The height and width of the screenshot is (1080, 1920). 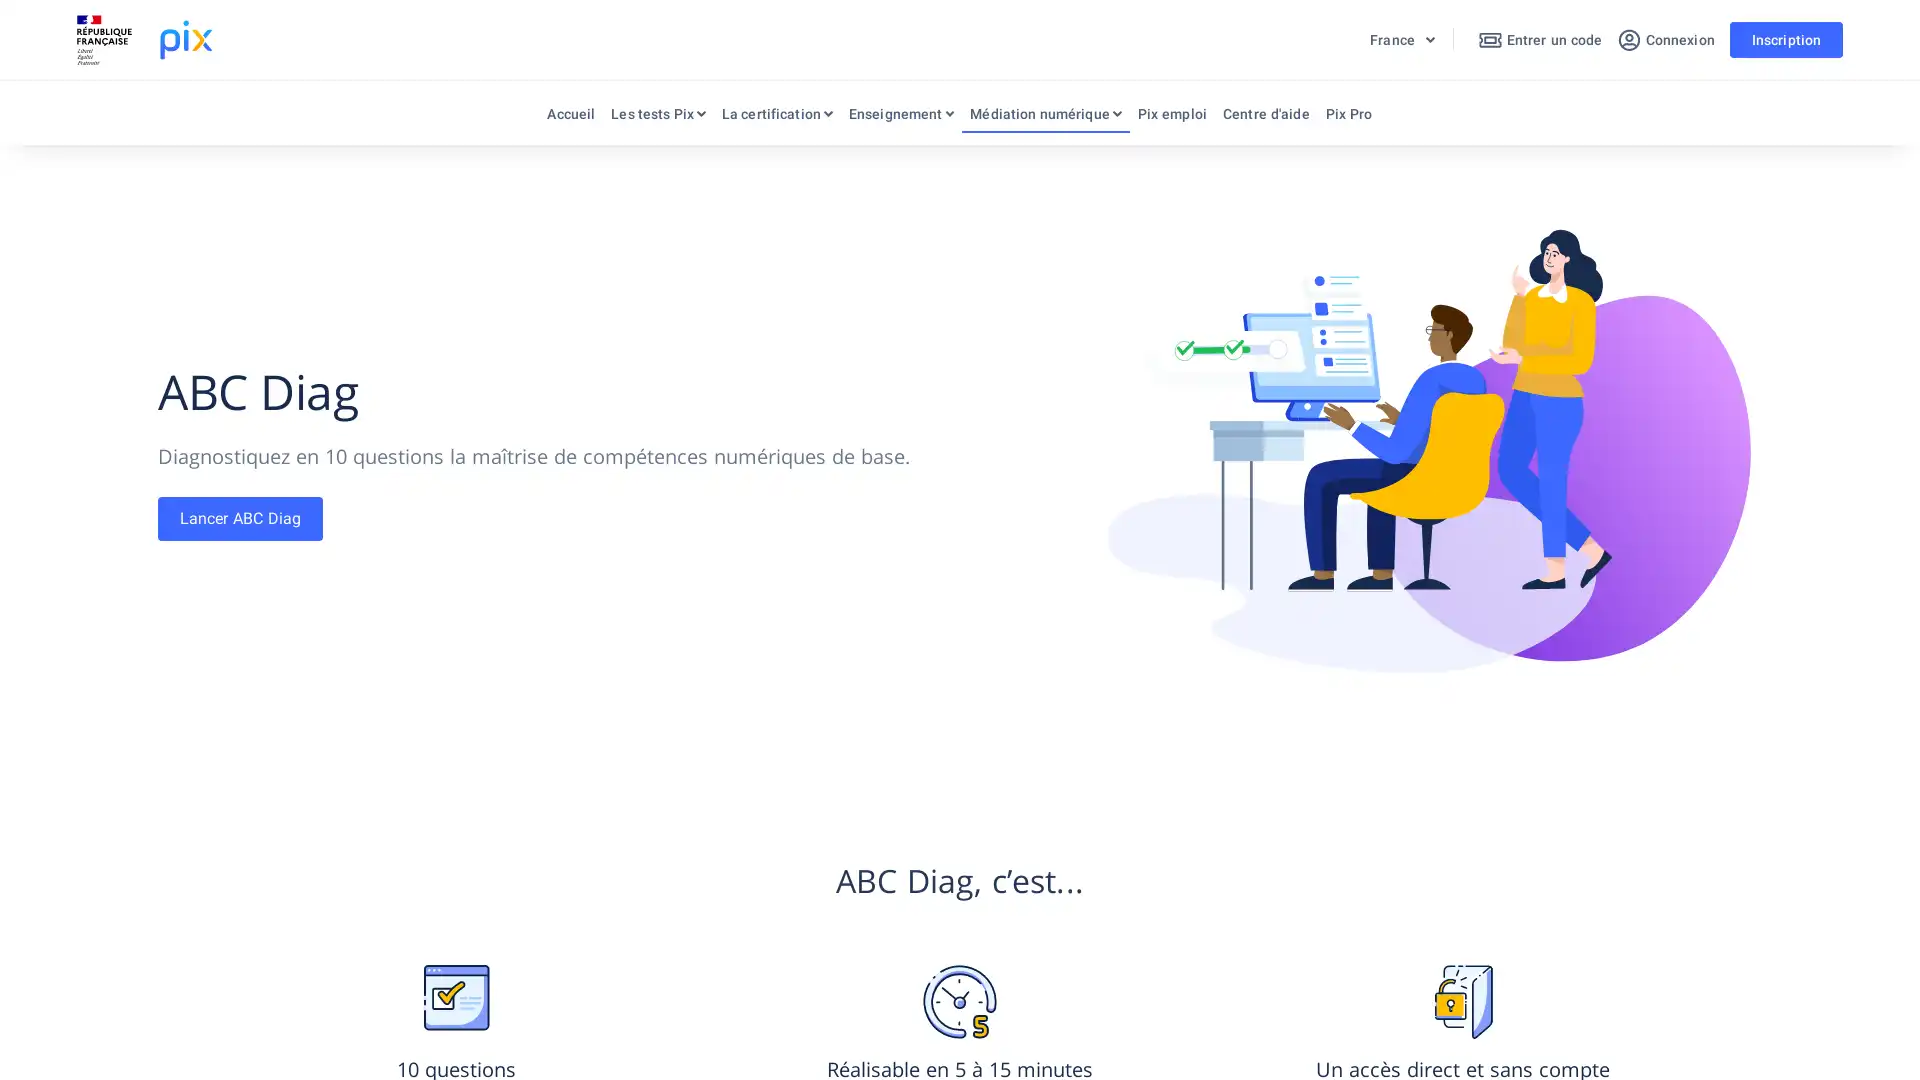 I want to click on Enseignement, so click(x=900, y=118).